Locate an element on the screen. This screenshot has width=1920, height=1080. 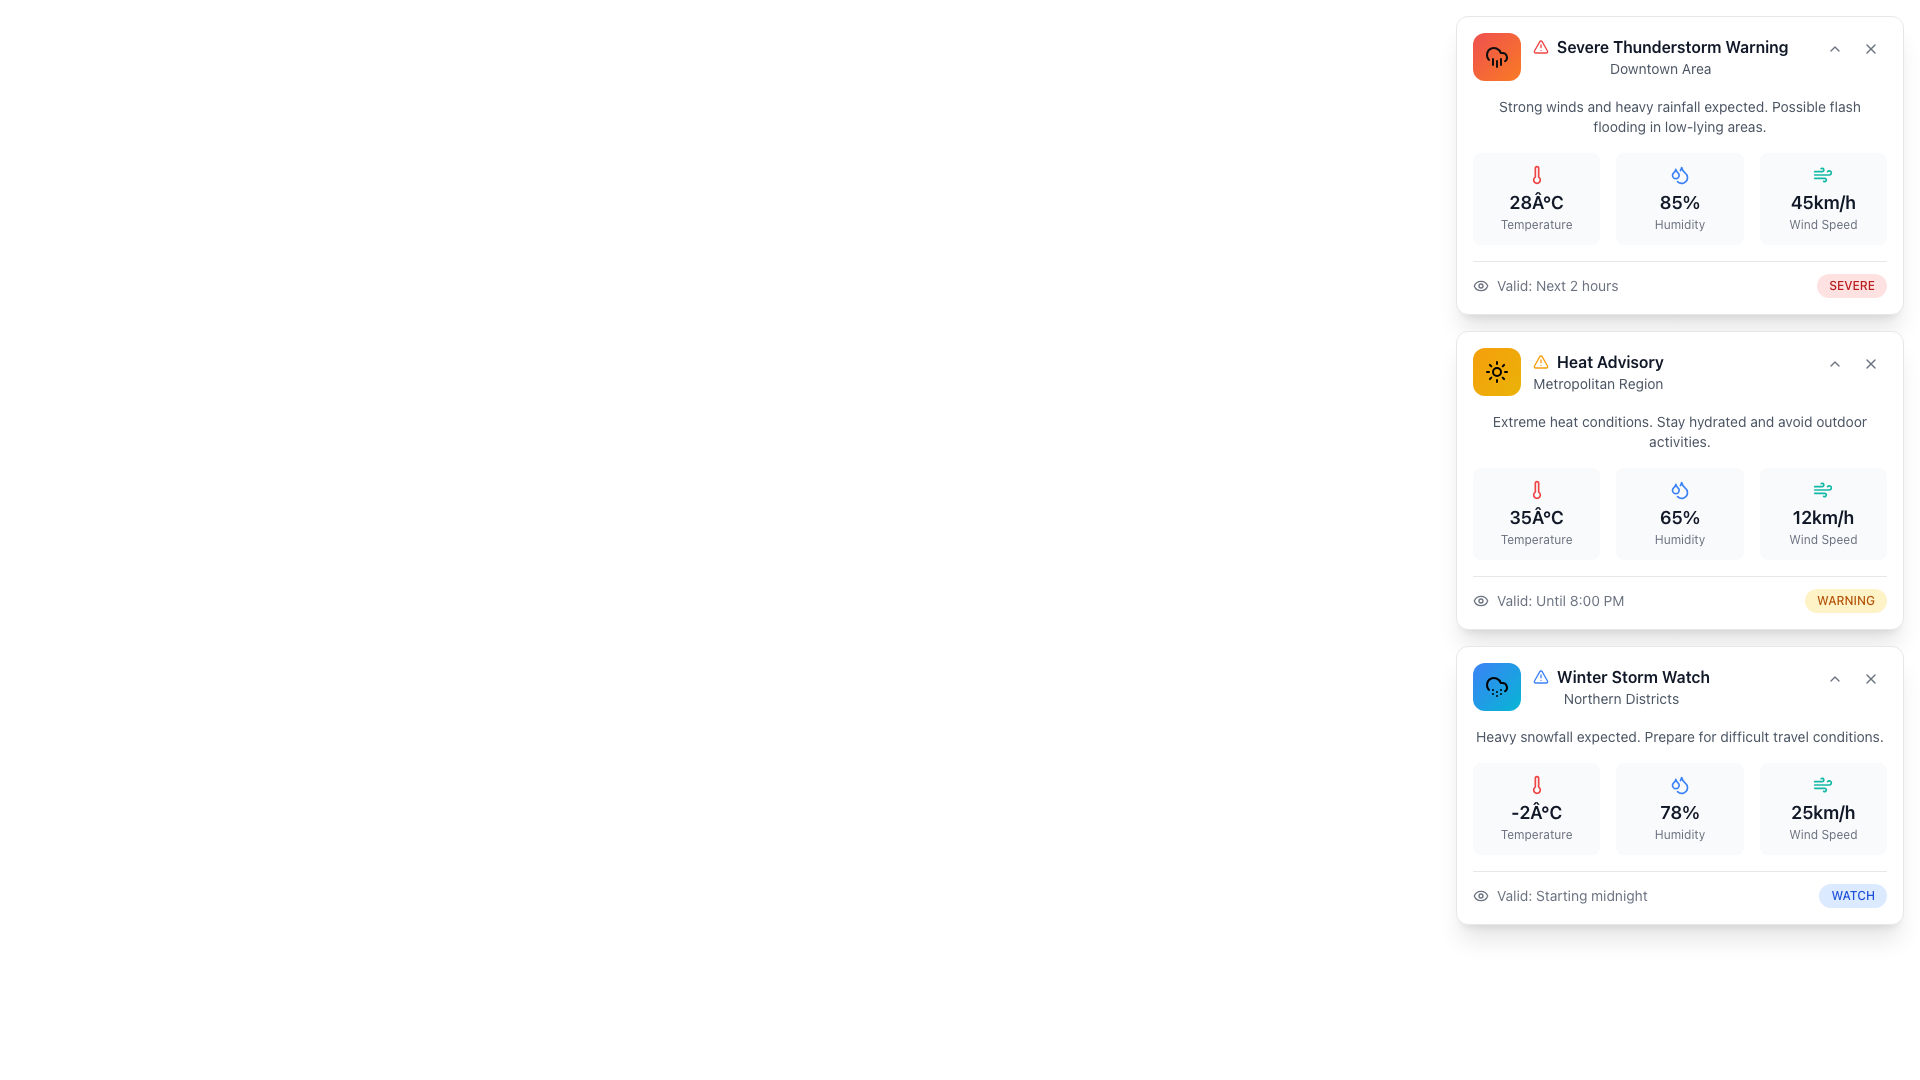
information from the Information banner with icon and text, which alerts users about severe weather conditions affecting a specified area is located at coordinates (1660, 56).